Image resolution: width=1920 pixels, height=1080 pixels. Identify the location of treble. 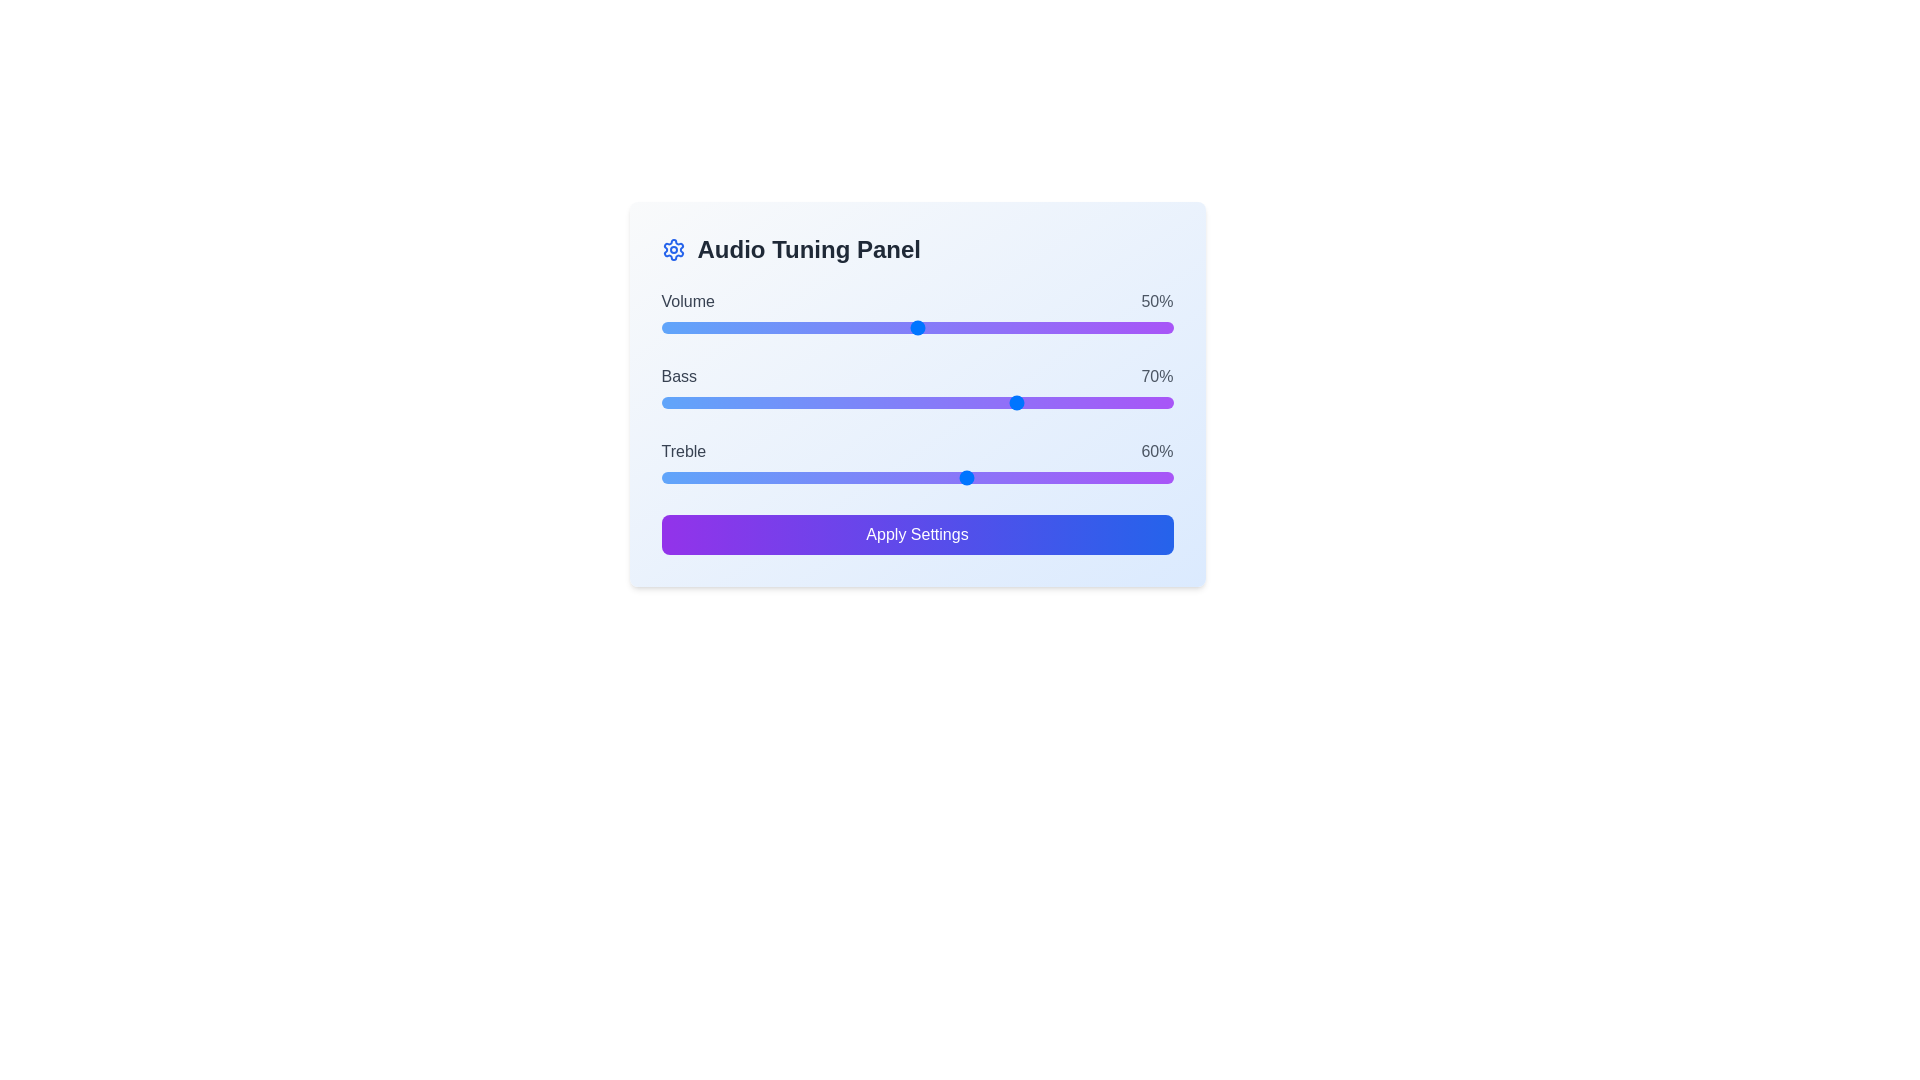
(727, 478).